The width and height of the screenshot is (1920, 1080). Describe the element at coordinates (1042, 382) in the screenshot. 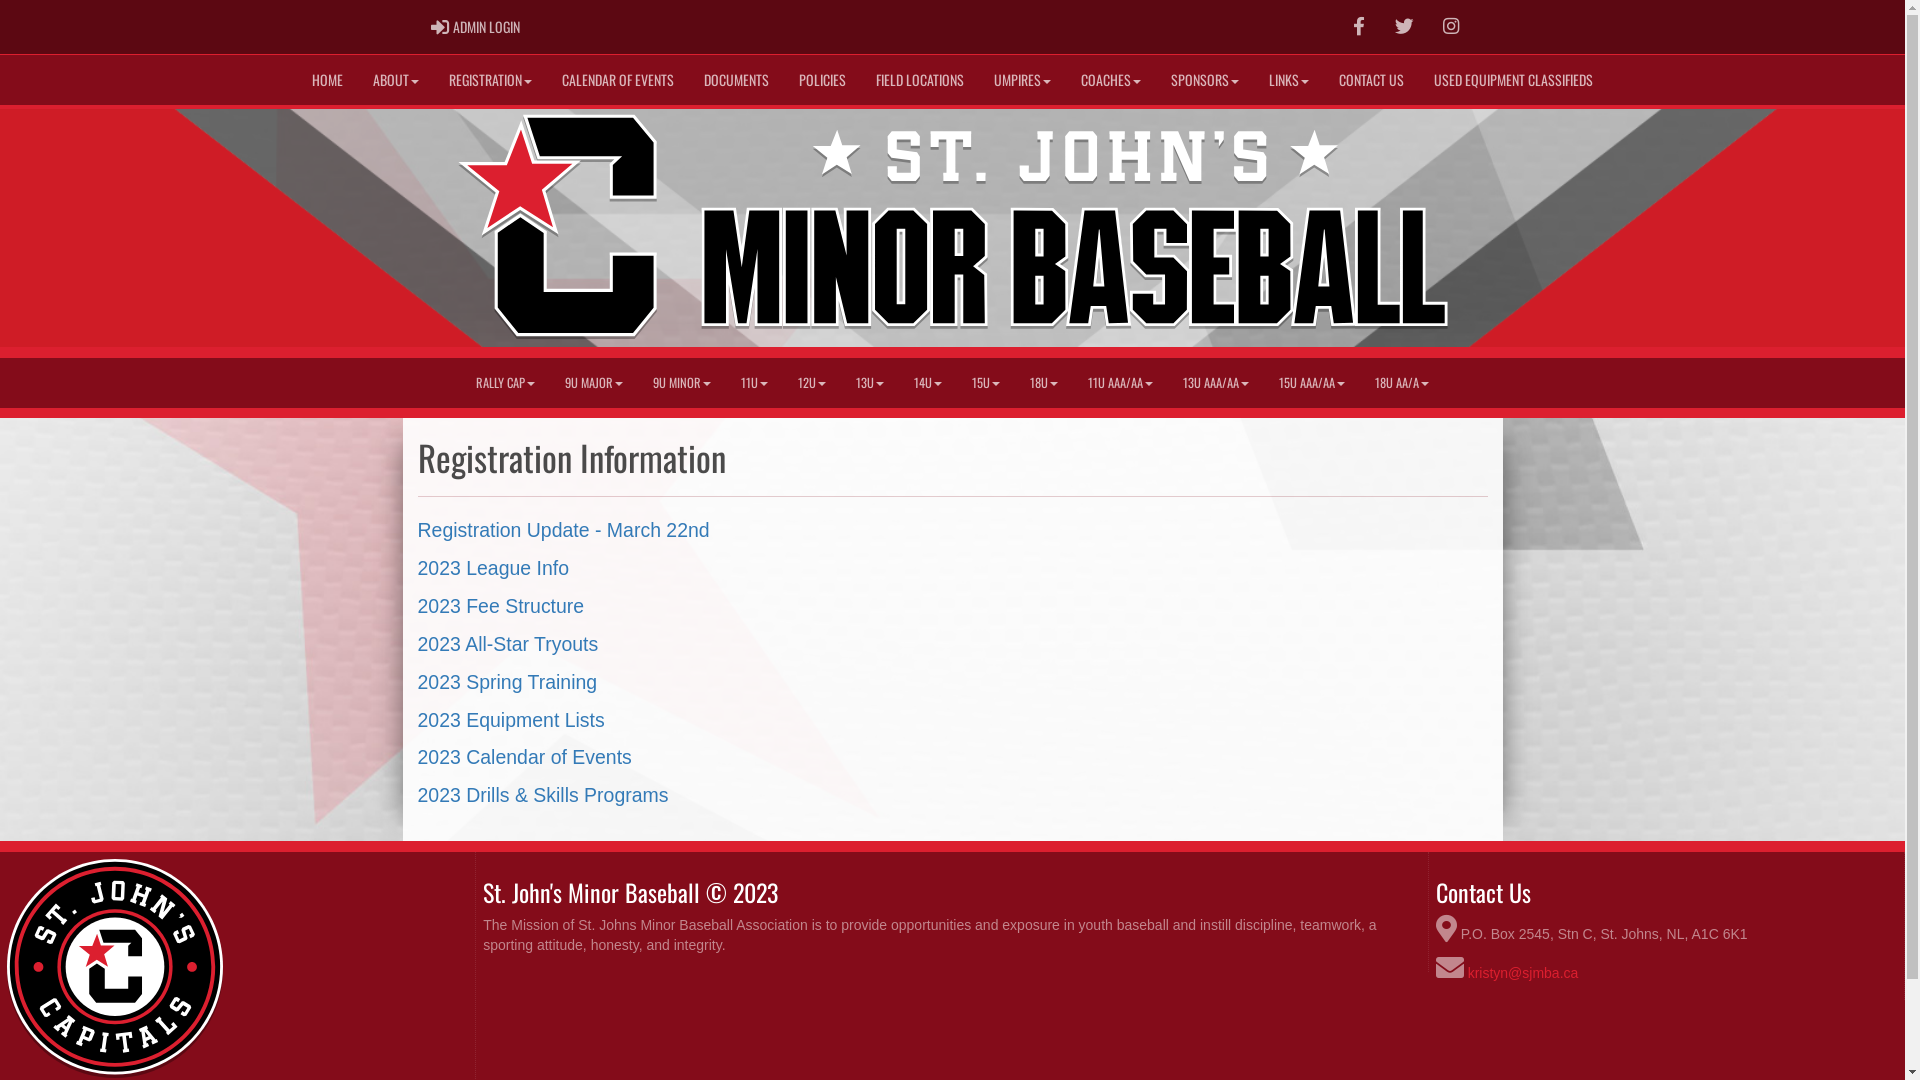

I see `'18U'` at that location.